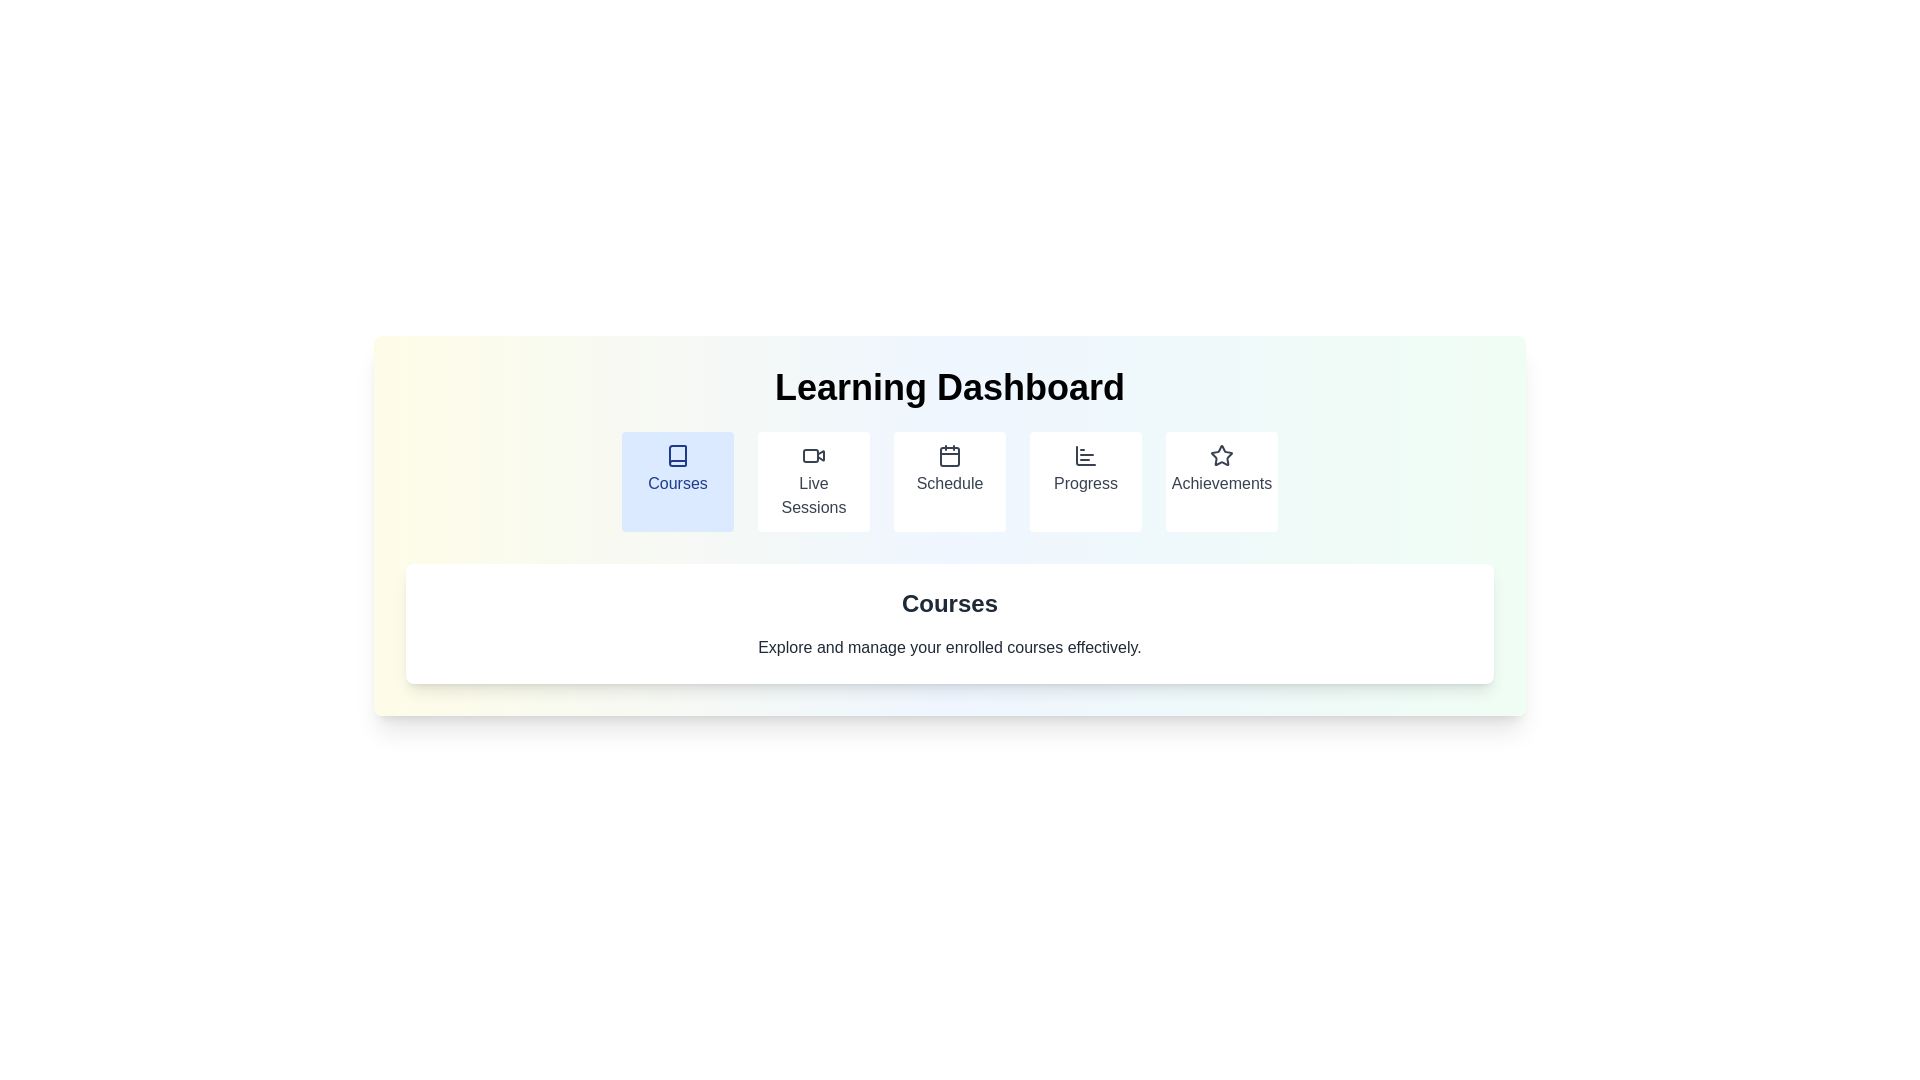 This screenshot has height=1080, width=1920. What do you see at coordinates (1221, 482) in the screenshot?
I see `the 'Achievements' button, which is a rectangular button with rounded corners and a white background, containing a centered star icon and the label 'Achievements' below it` at bounding box center [1221, 482].